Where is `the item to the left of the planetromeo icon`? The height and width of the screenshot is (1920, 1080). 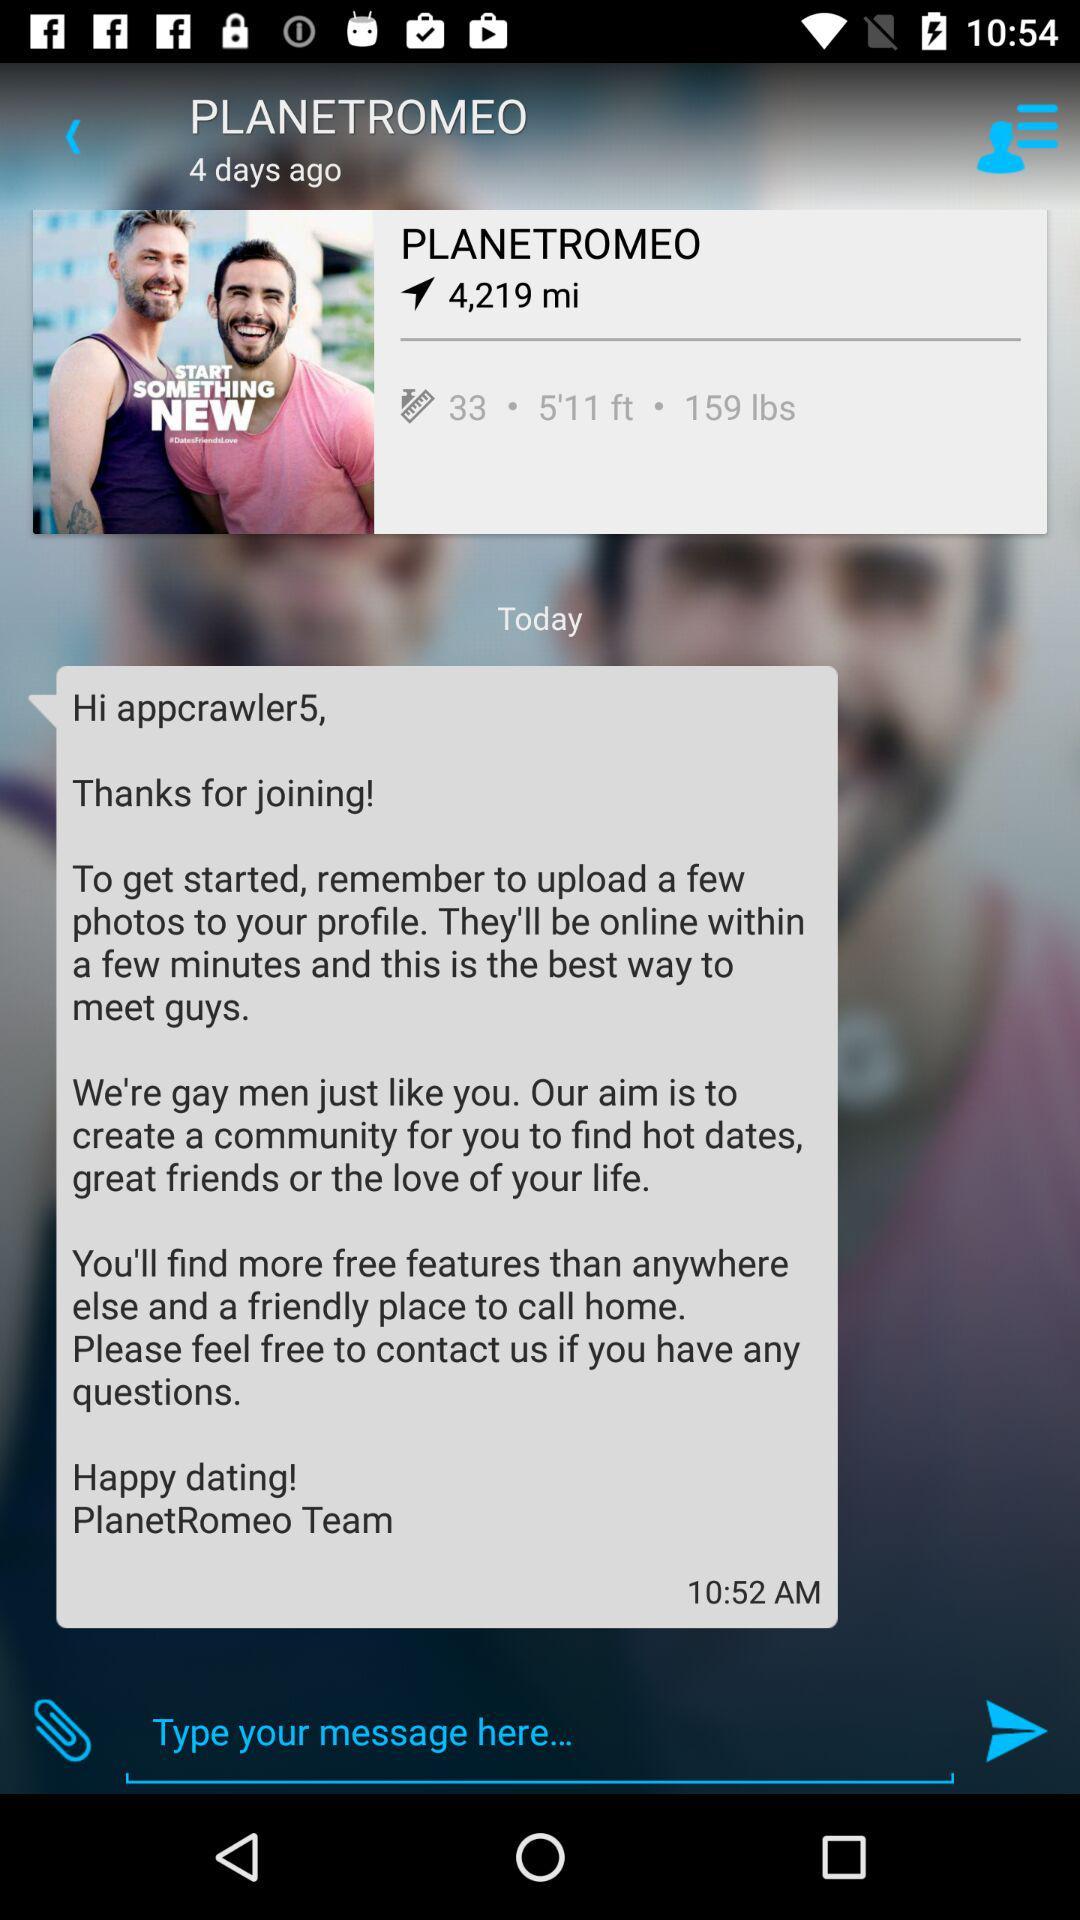 the item to the left of the planetromeo icon is located at coordinates (72, 135).